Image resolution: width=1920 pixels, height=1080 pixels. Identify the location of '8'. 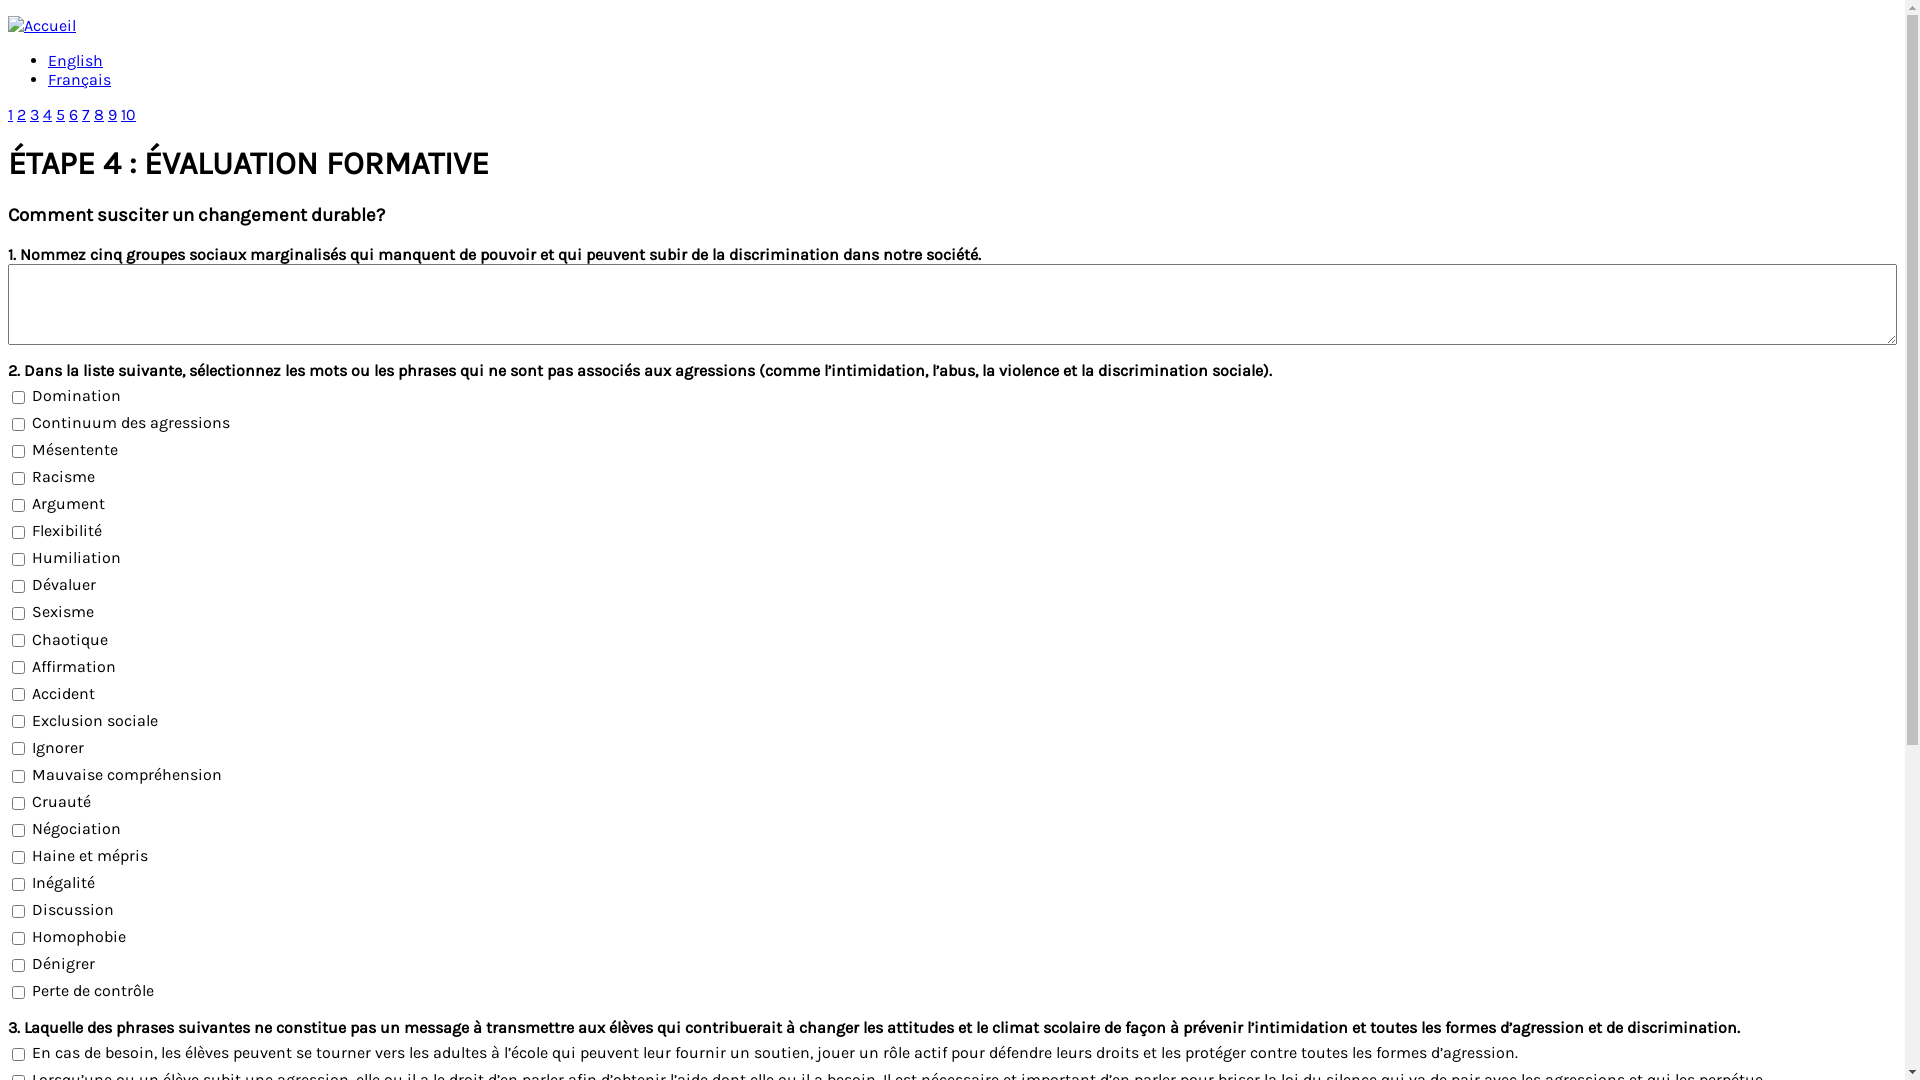
(98, 114).